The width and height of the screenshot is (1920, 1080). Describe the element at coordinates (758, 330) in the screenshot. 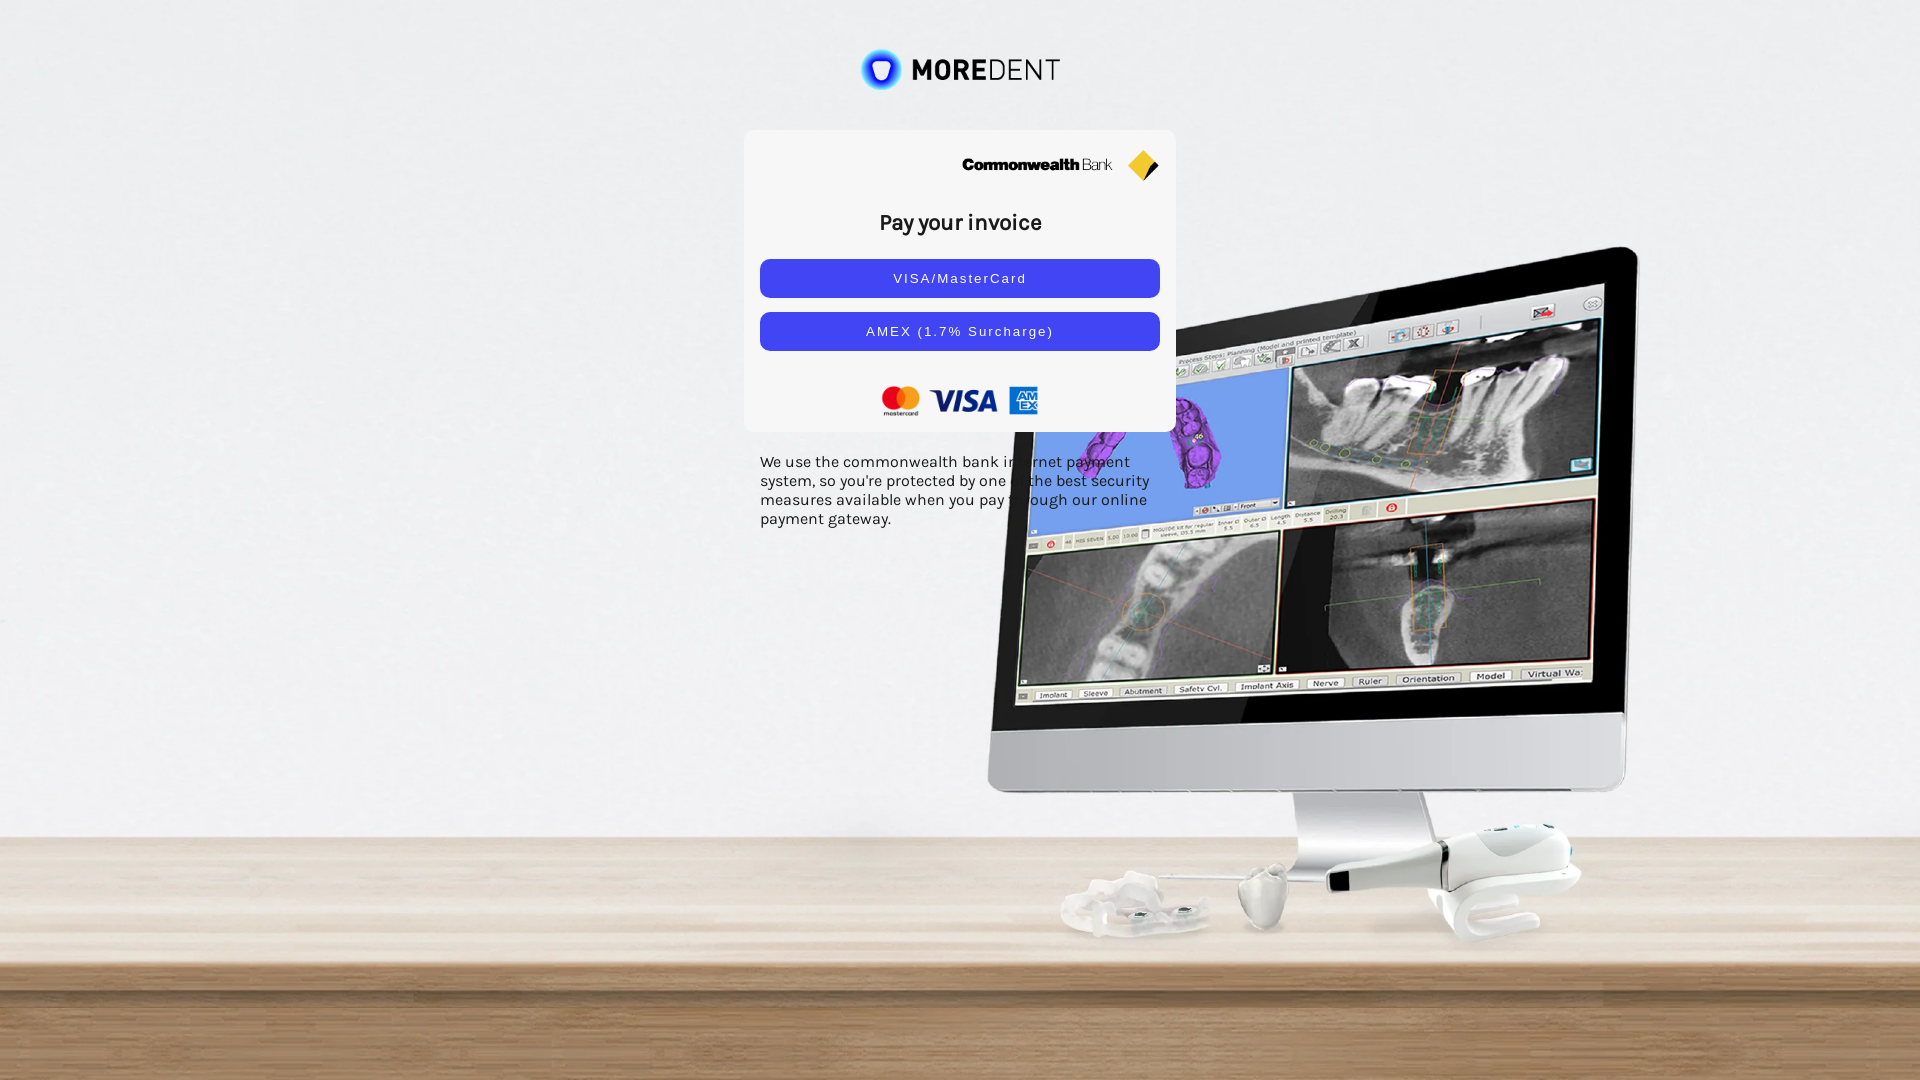

I see `'AMEX (1.7% Surcharge)'` at that location.